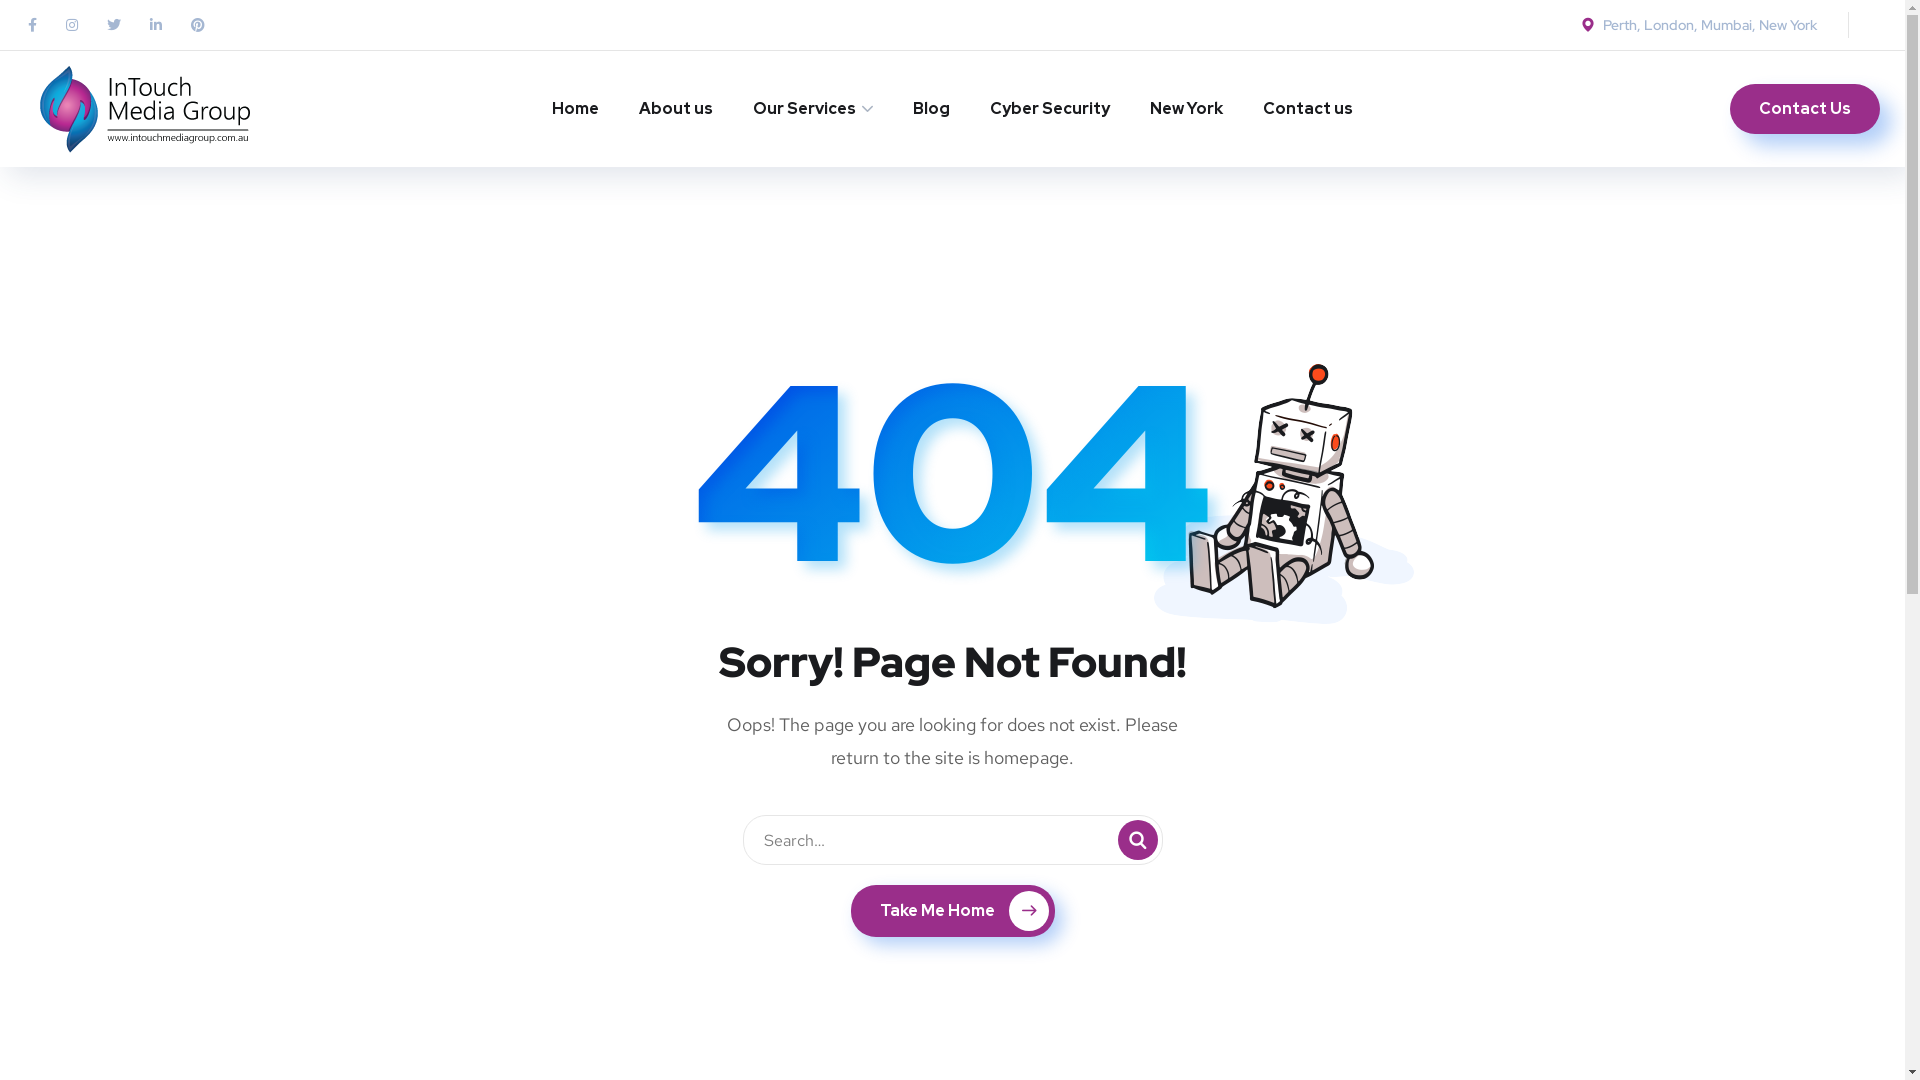 Image resolution: width=1920 pixels, height=1080 pixels. I want to click on 'Cyber Security', so click(1049, 108).